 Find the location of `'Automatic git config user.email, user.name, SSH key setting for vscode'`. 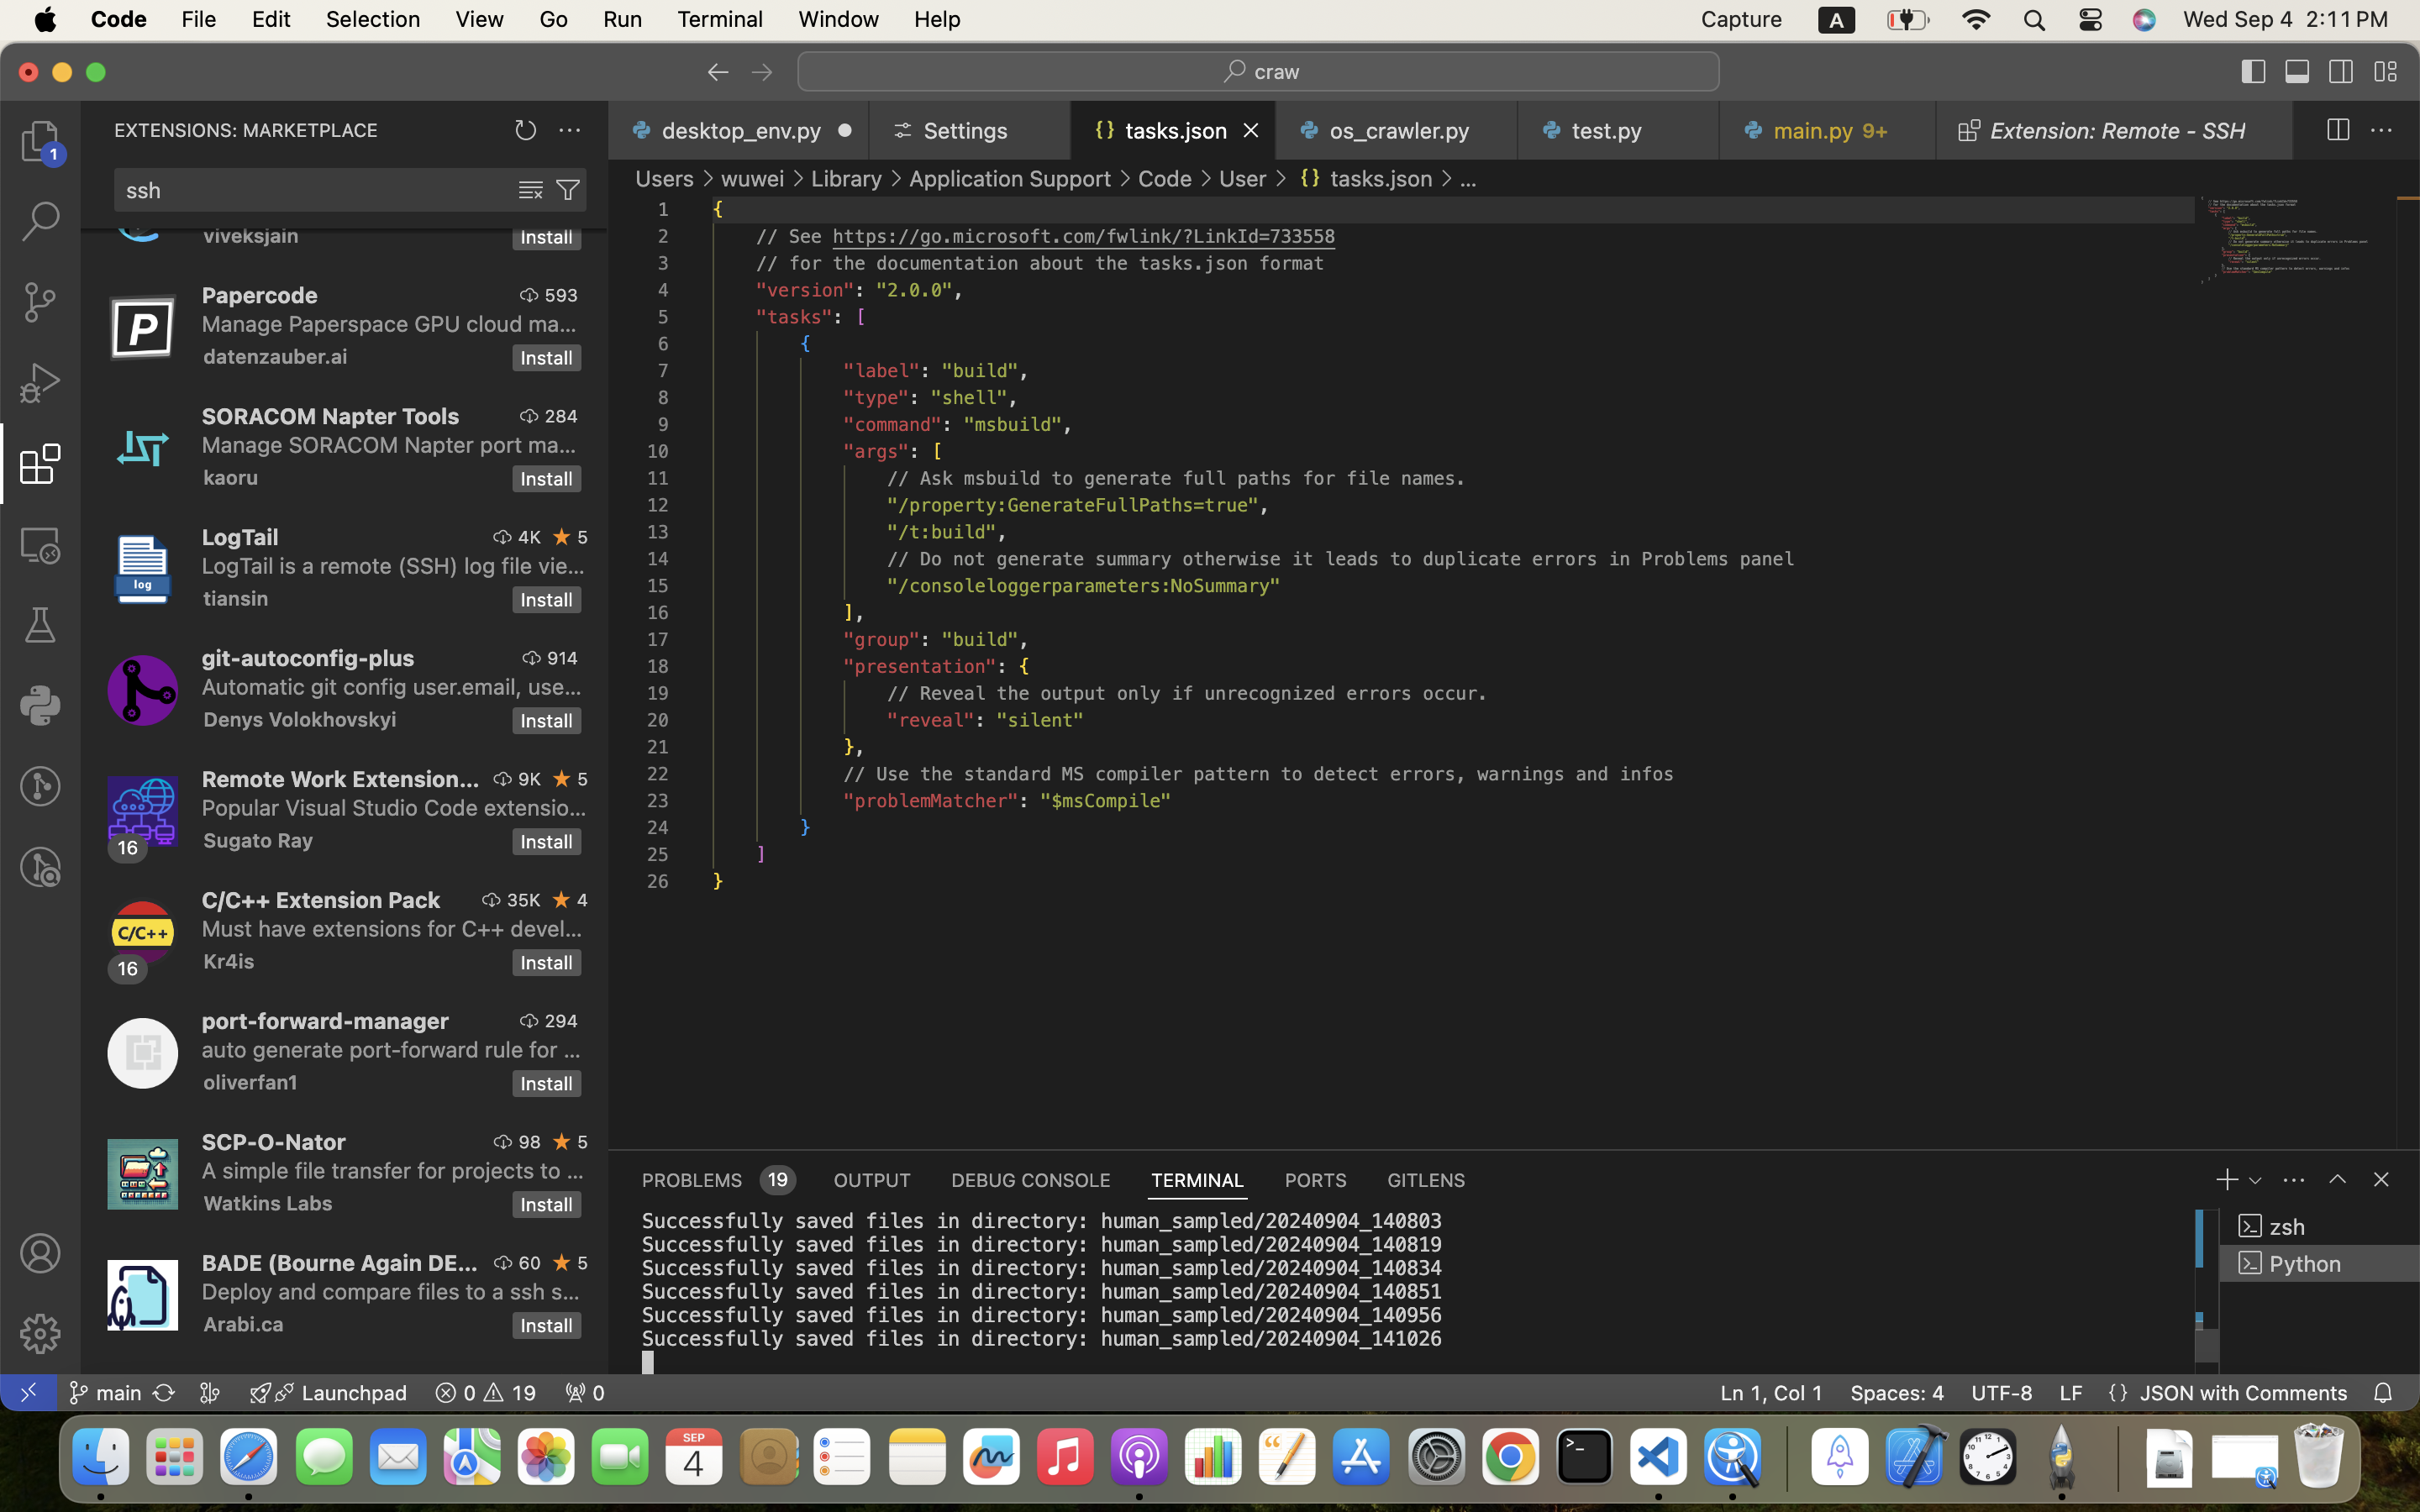

'Automatic git config user.email, user.name, SSH key setting for vscode' is located at coordinates (392, 686).